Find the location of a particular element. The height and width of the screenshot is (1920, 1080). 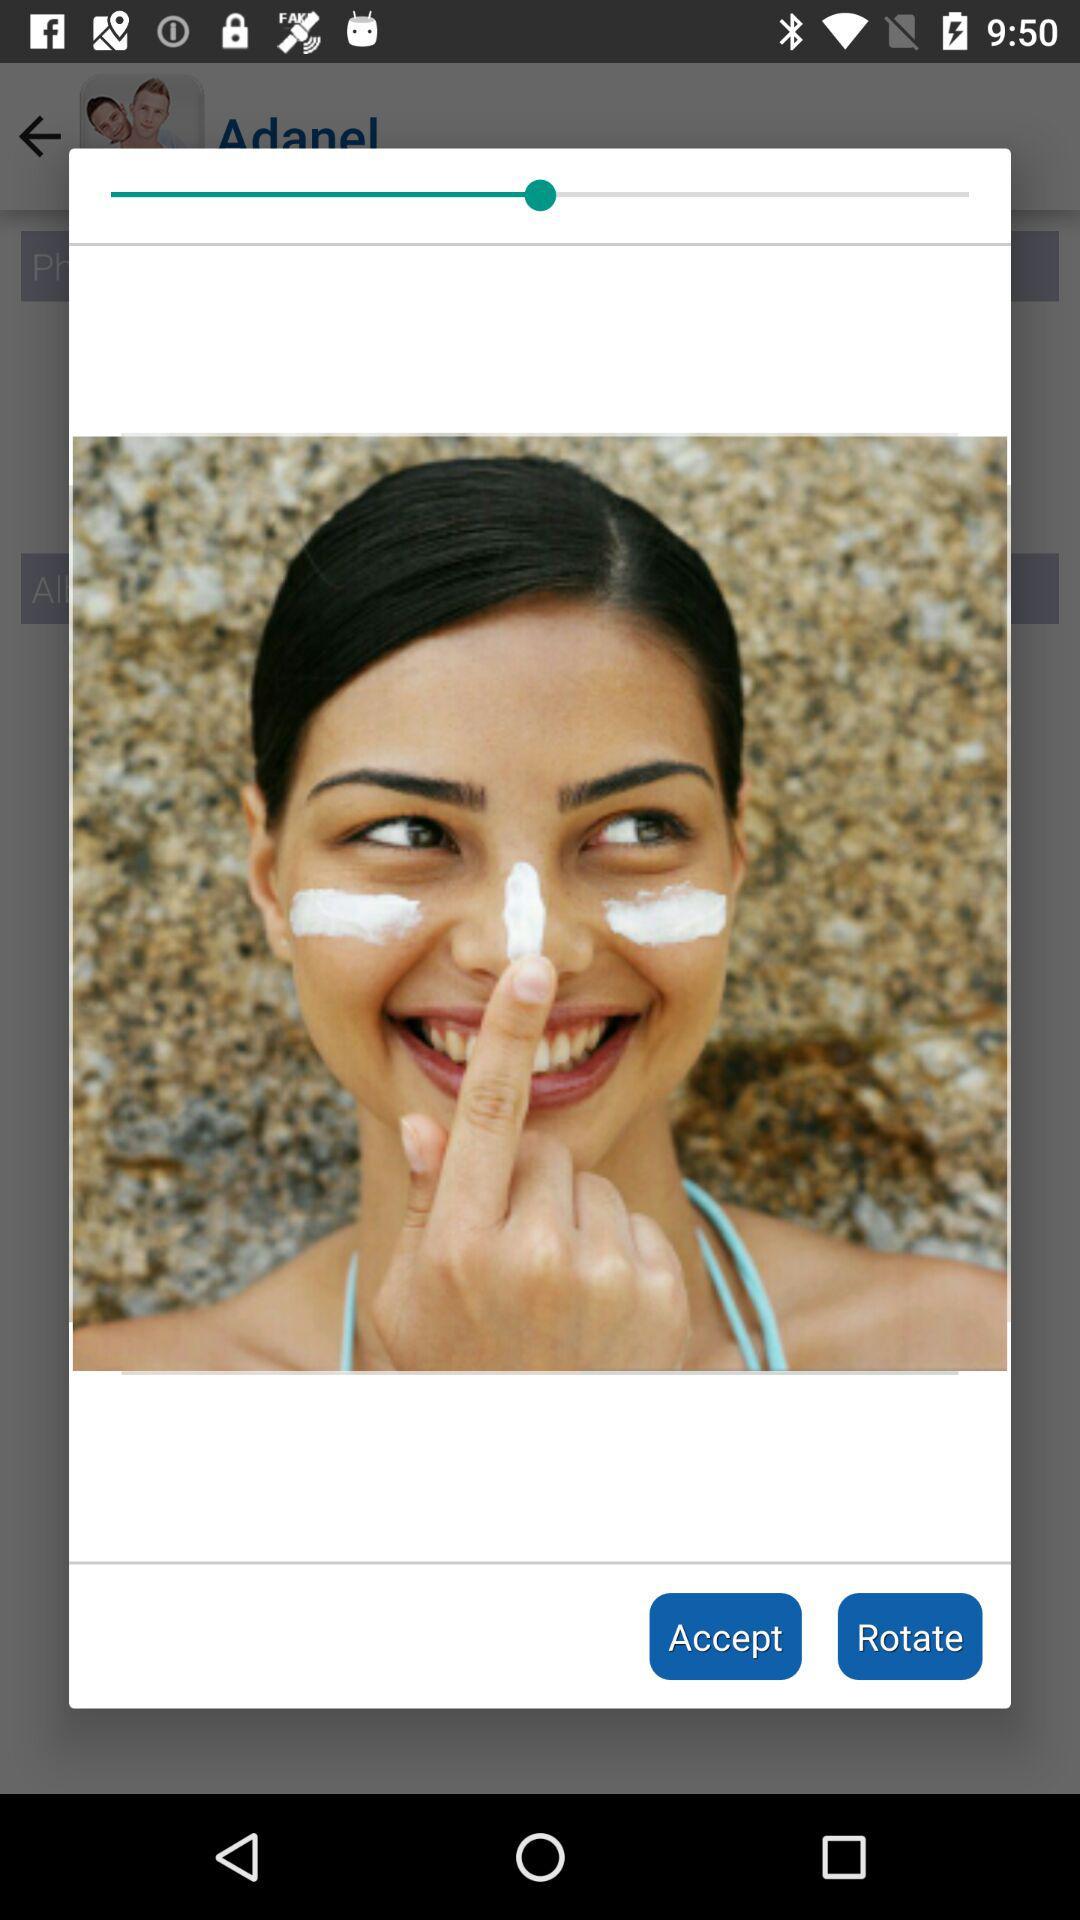

accept item is located at coordinates (725, 1636).